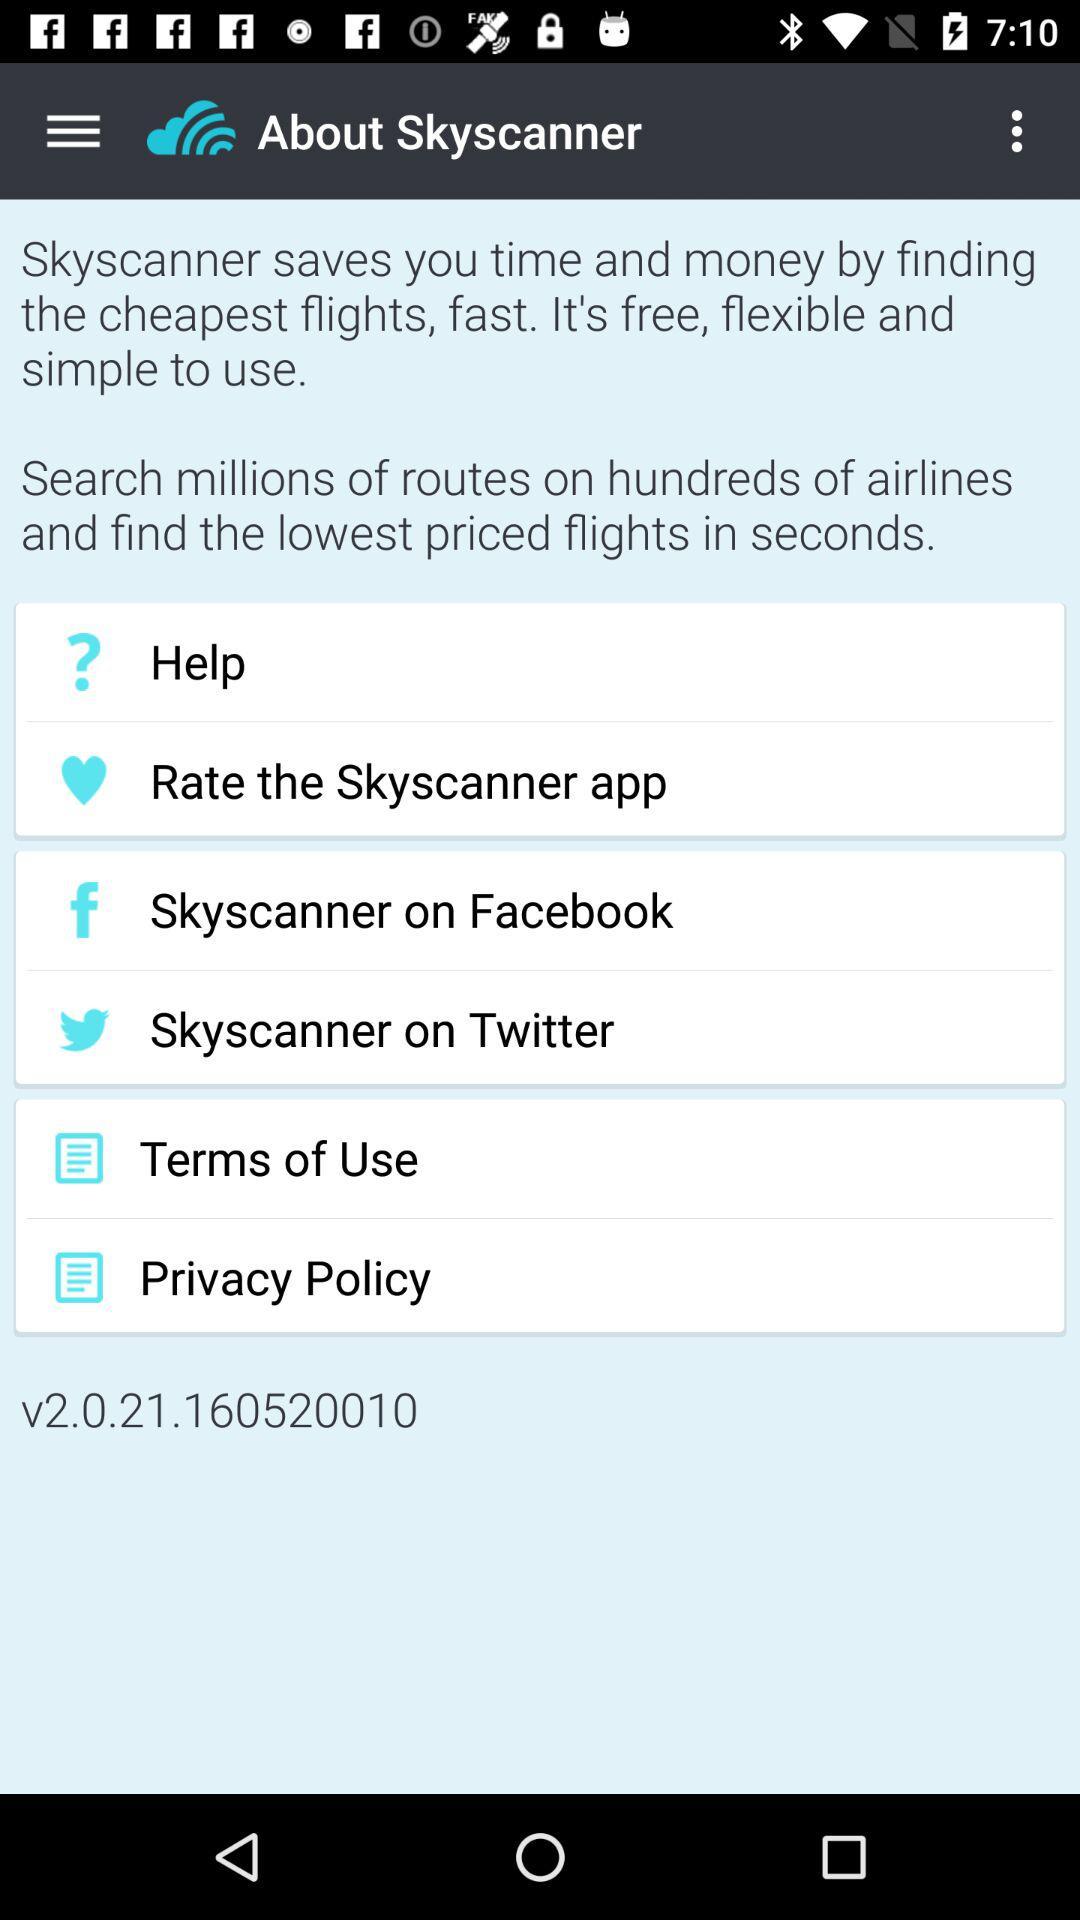 Image resolution: width=1080 pixels, height=1920 pixels. Describe the element at coordinates (1032, 130) in the screenshot. I see `the item at the top right corner` at that location.